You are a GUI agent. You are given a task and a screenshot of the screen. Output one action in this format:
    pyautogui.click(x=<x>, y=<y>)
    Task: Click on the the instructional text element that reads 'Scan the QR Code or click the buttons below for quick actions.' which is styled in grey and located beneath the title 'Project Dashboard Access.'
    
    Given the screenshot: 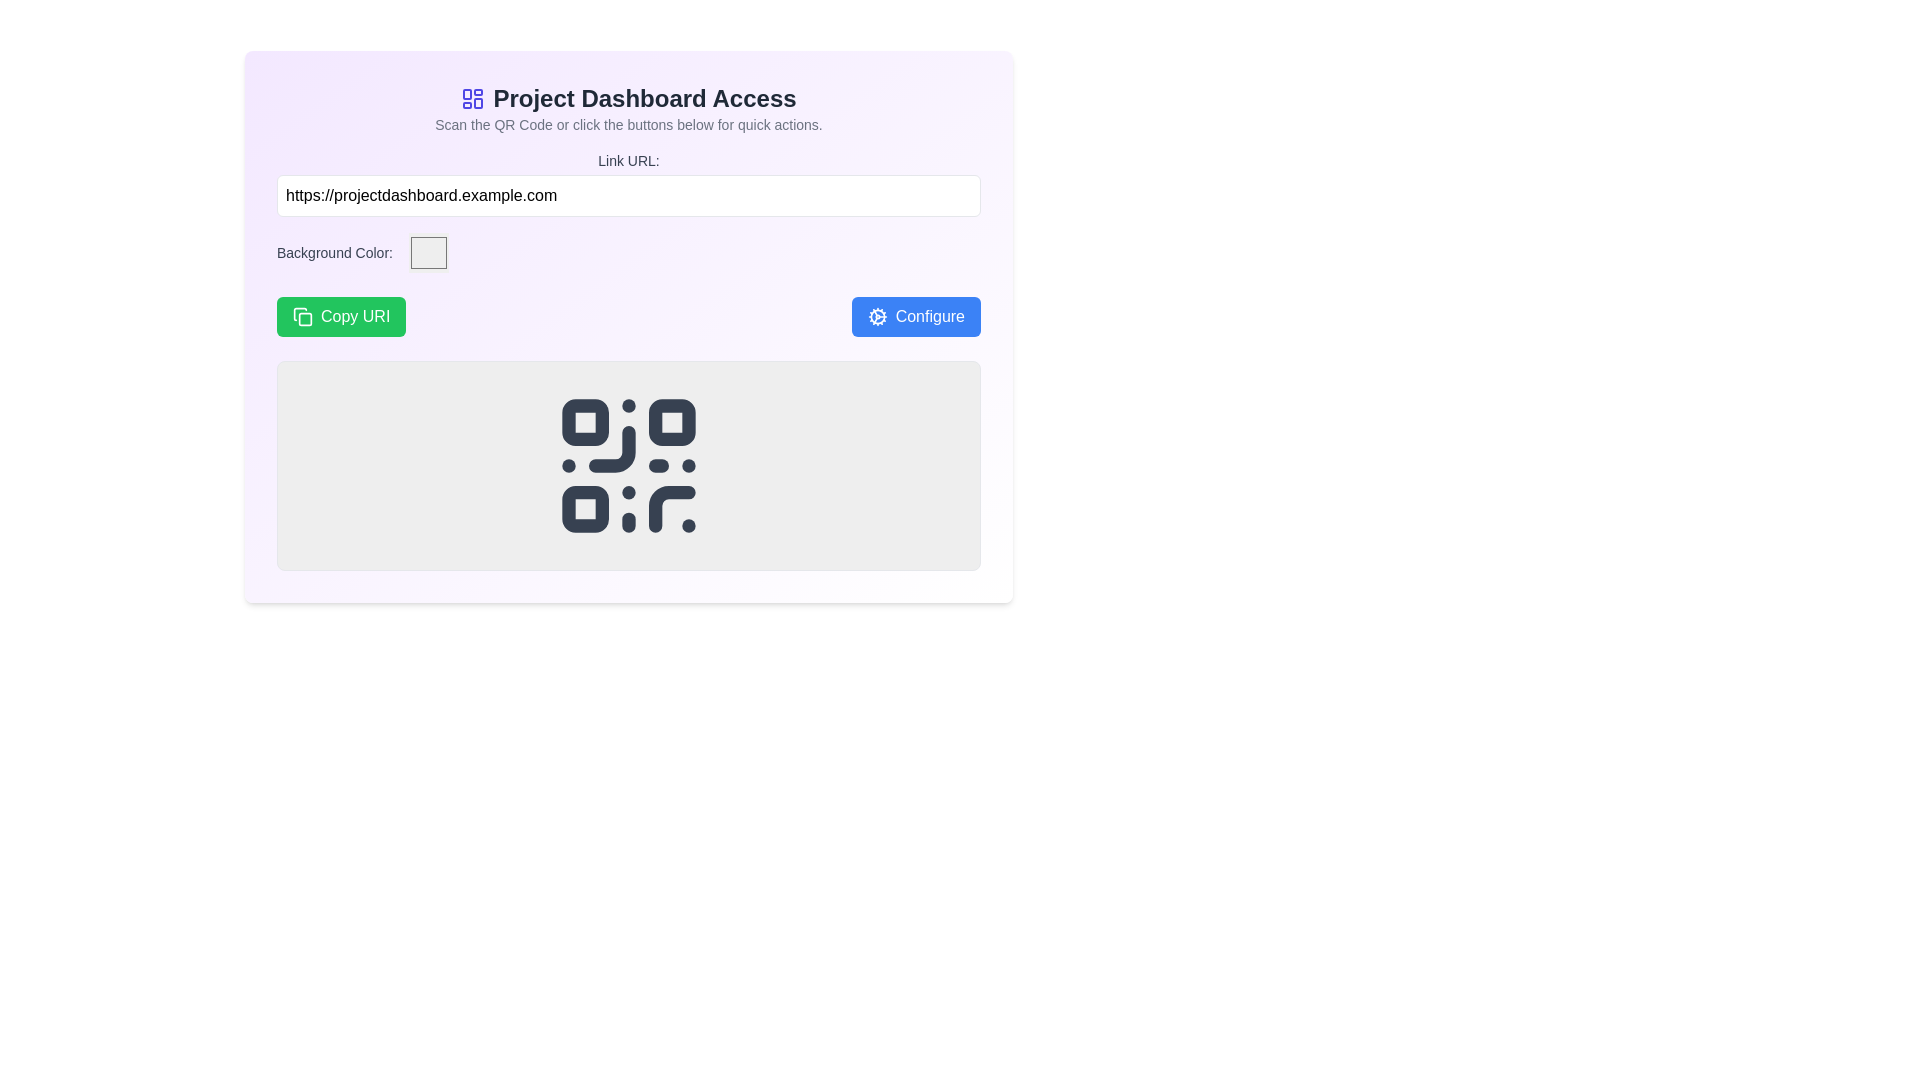 What is the action you would take?
    pyautogui.click(x=627, y=124)
    